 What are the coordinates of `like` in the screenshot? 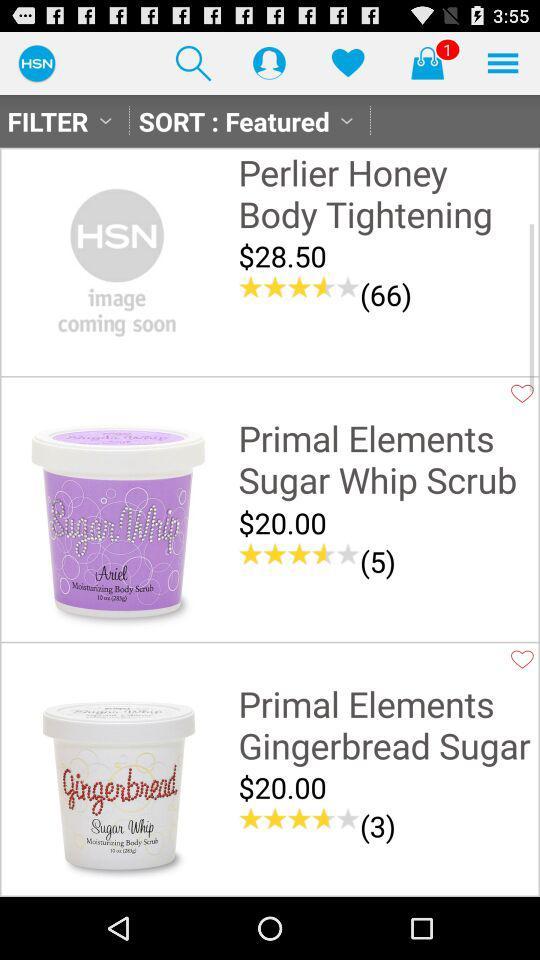 It's located at (347, 62).